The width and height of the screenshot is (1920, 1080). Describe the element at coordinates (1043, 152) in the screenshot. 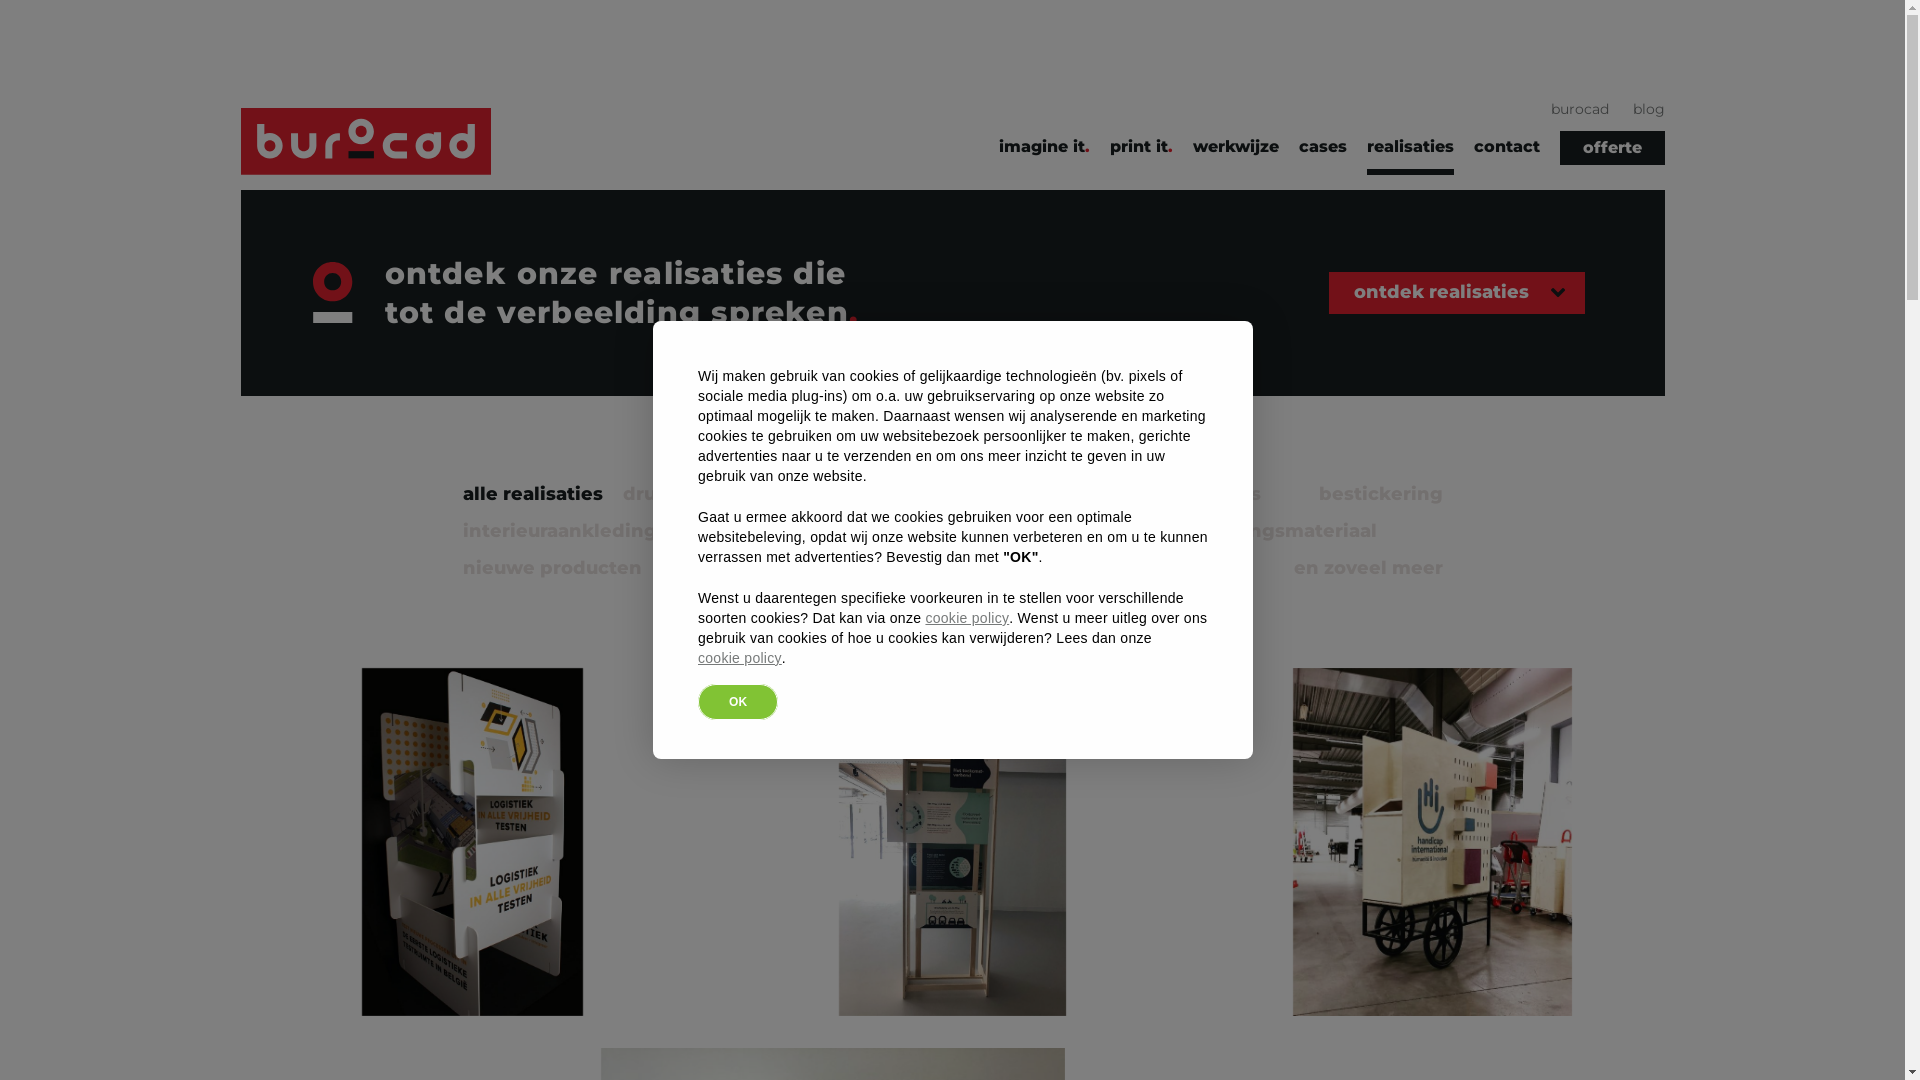

I see `'imagine it'` at that location.